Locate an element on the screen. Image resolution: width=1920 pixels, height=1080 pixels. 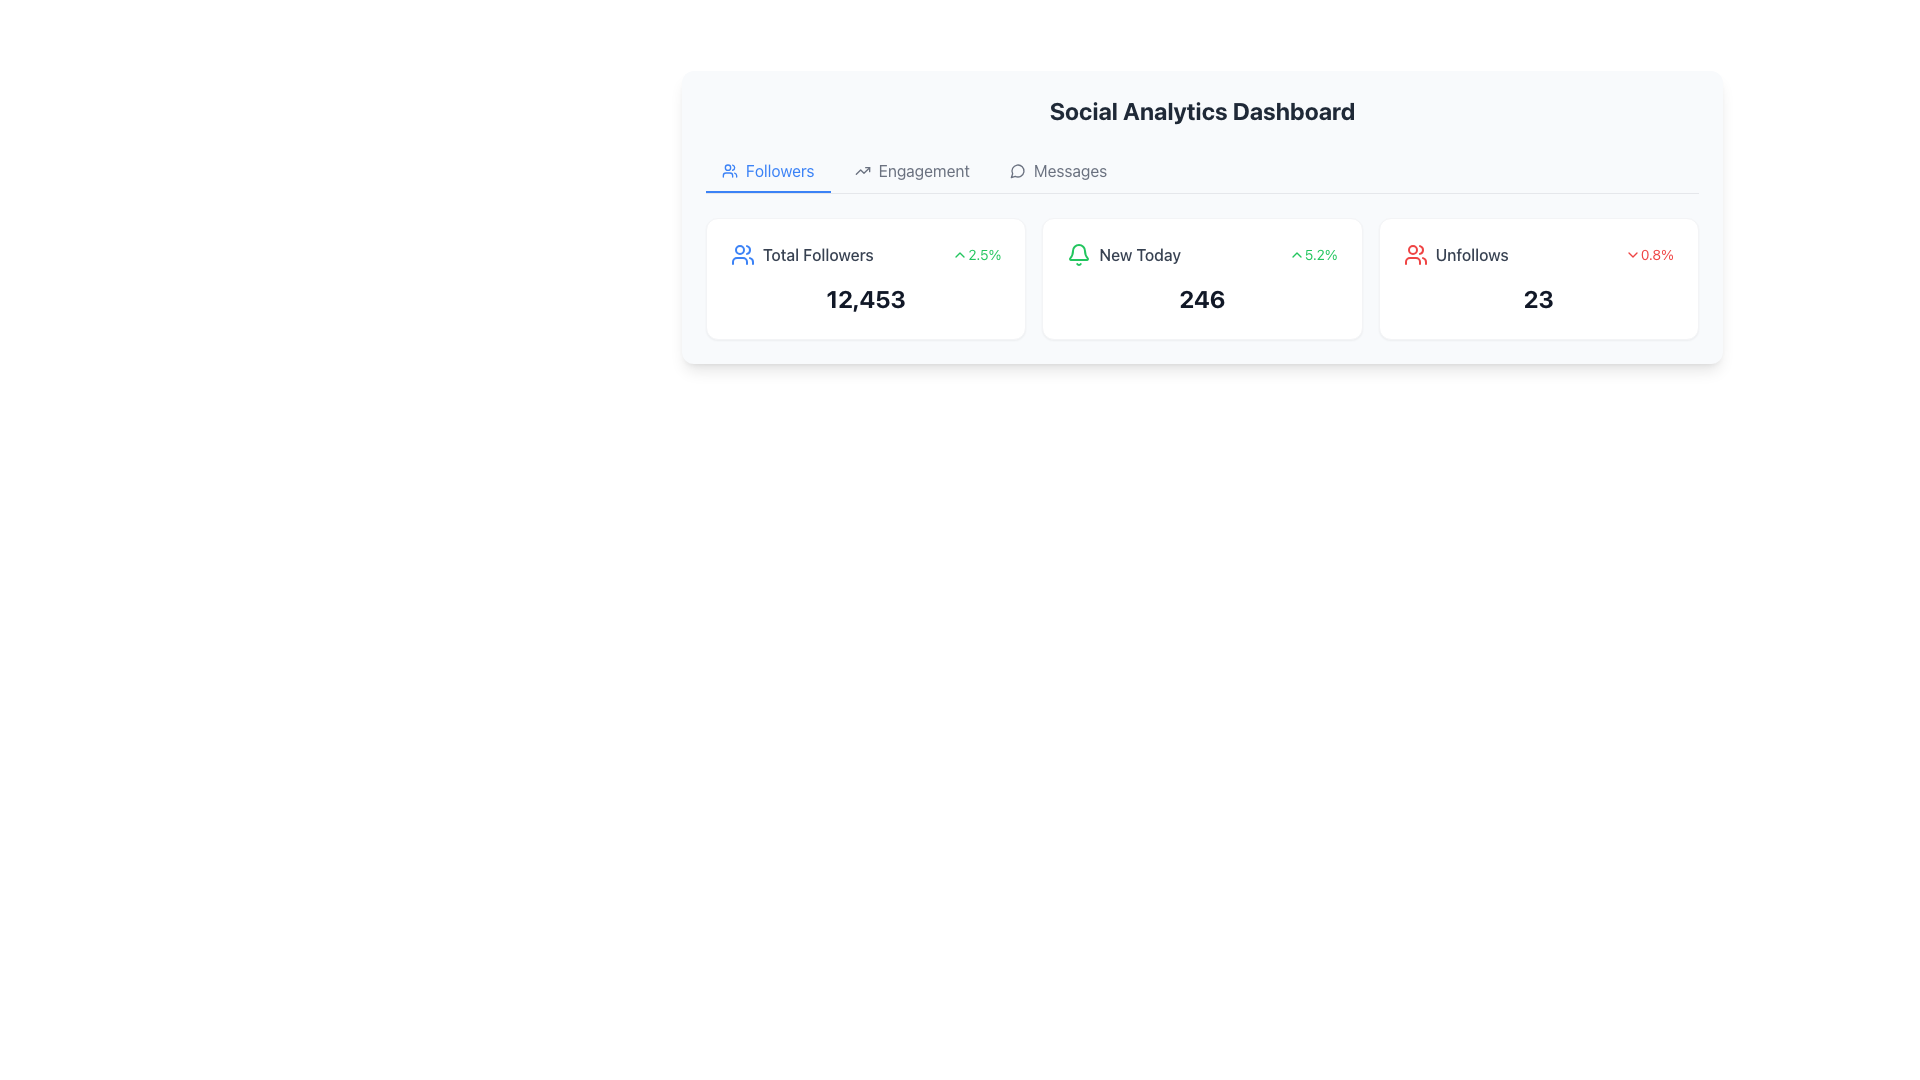
the small, line-drawn trending-up arrow icon located next to the 'Engagement' text within the navigation tab is located at coordinates (862, 169).